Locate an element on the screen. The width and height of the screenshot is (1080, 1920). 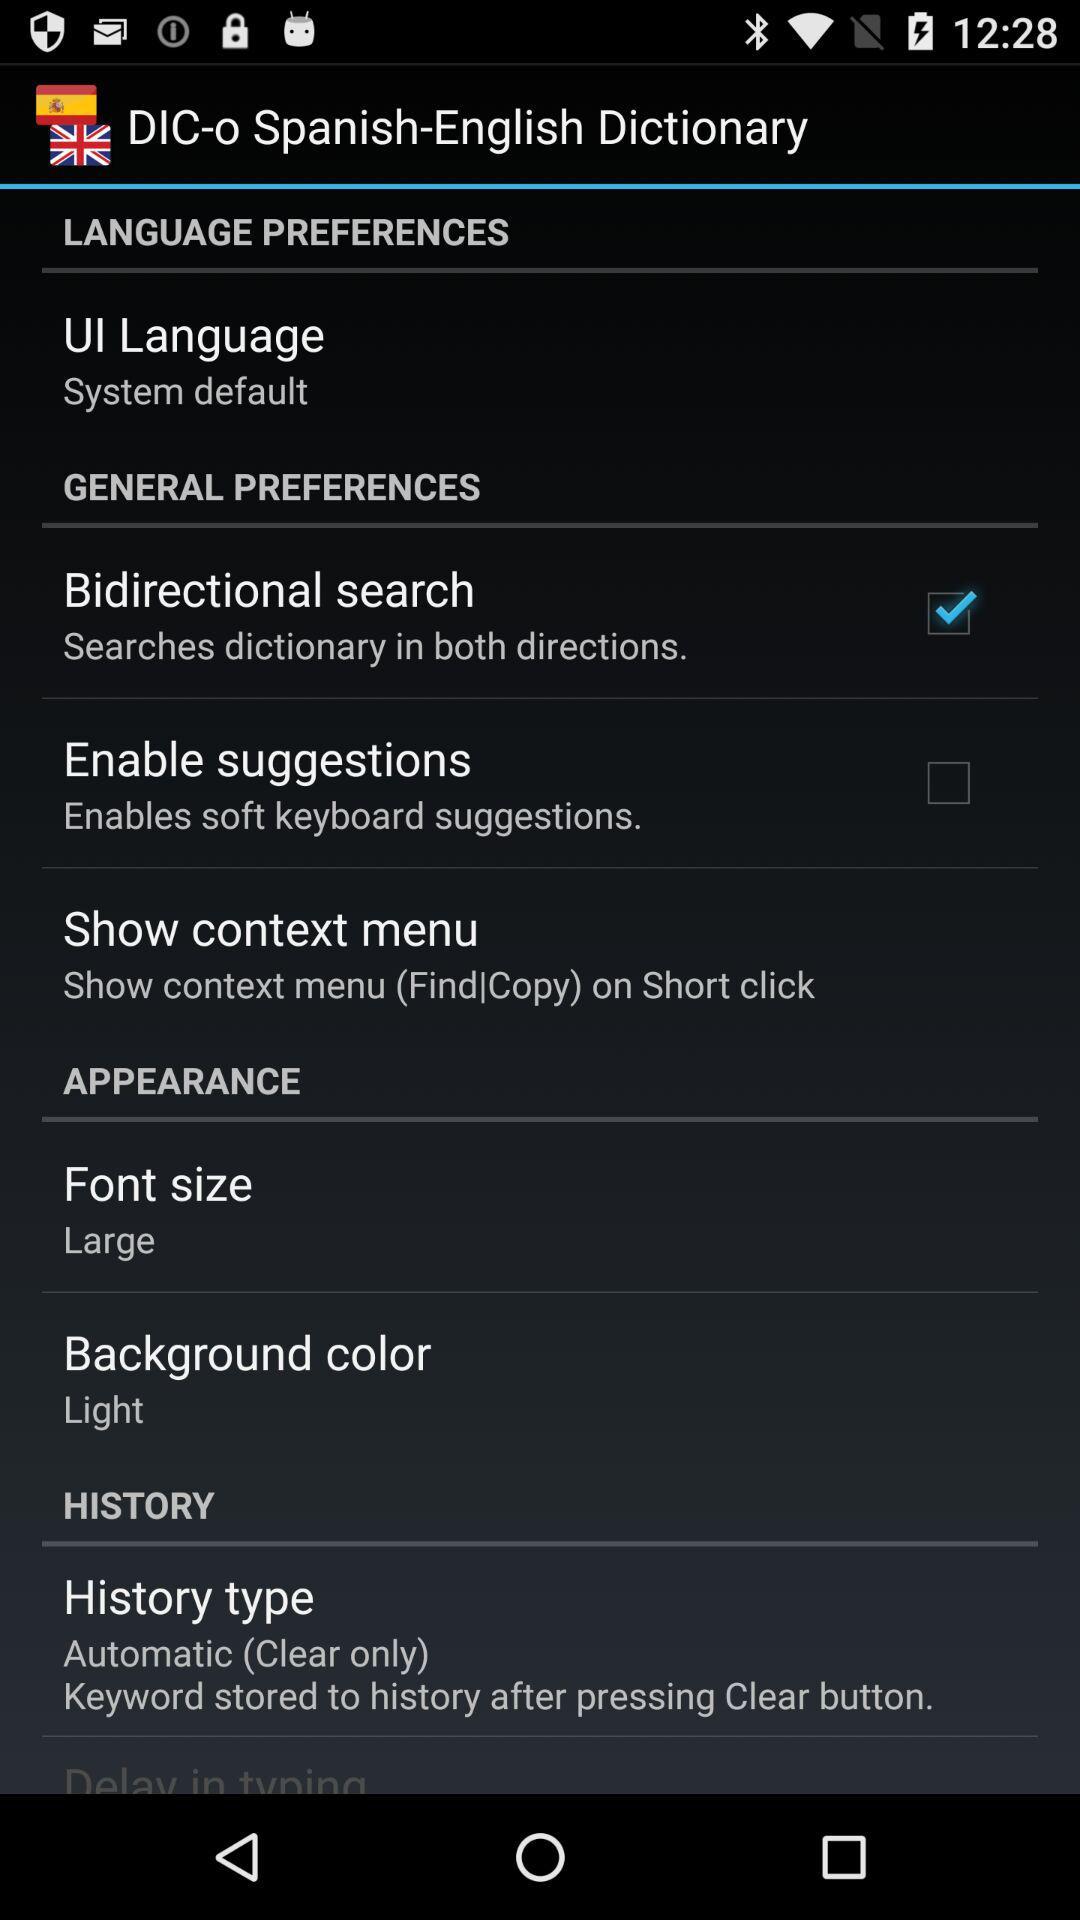
the general preferences icon is located at coordinates (540, 485).